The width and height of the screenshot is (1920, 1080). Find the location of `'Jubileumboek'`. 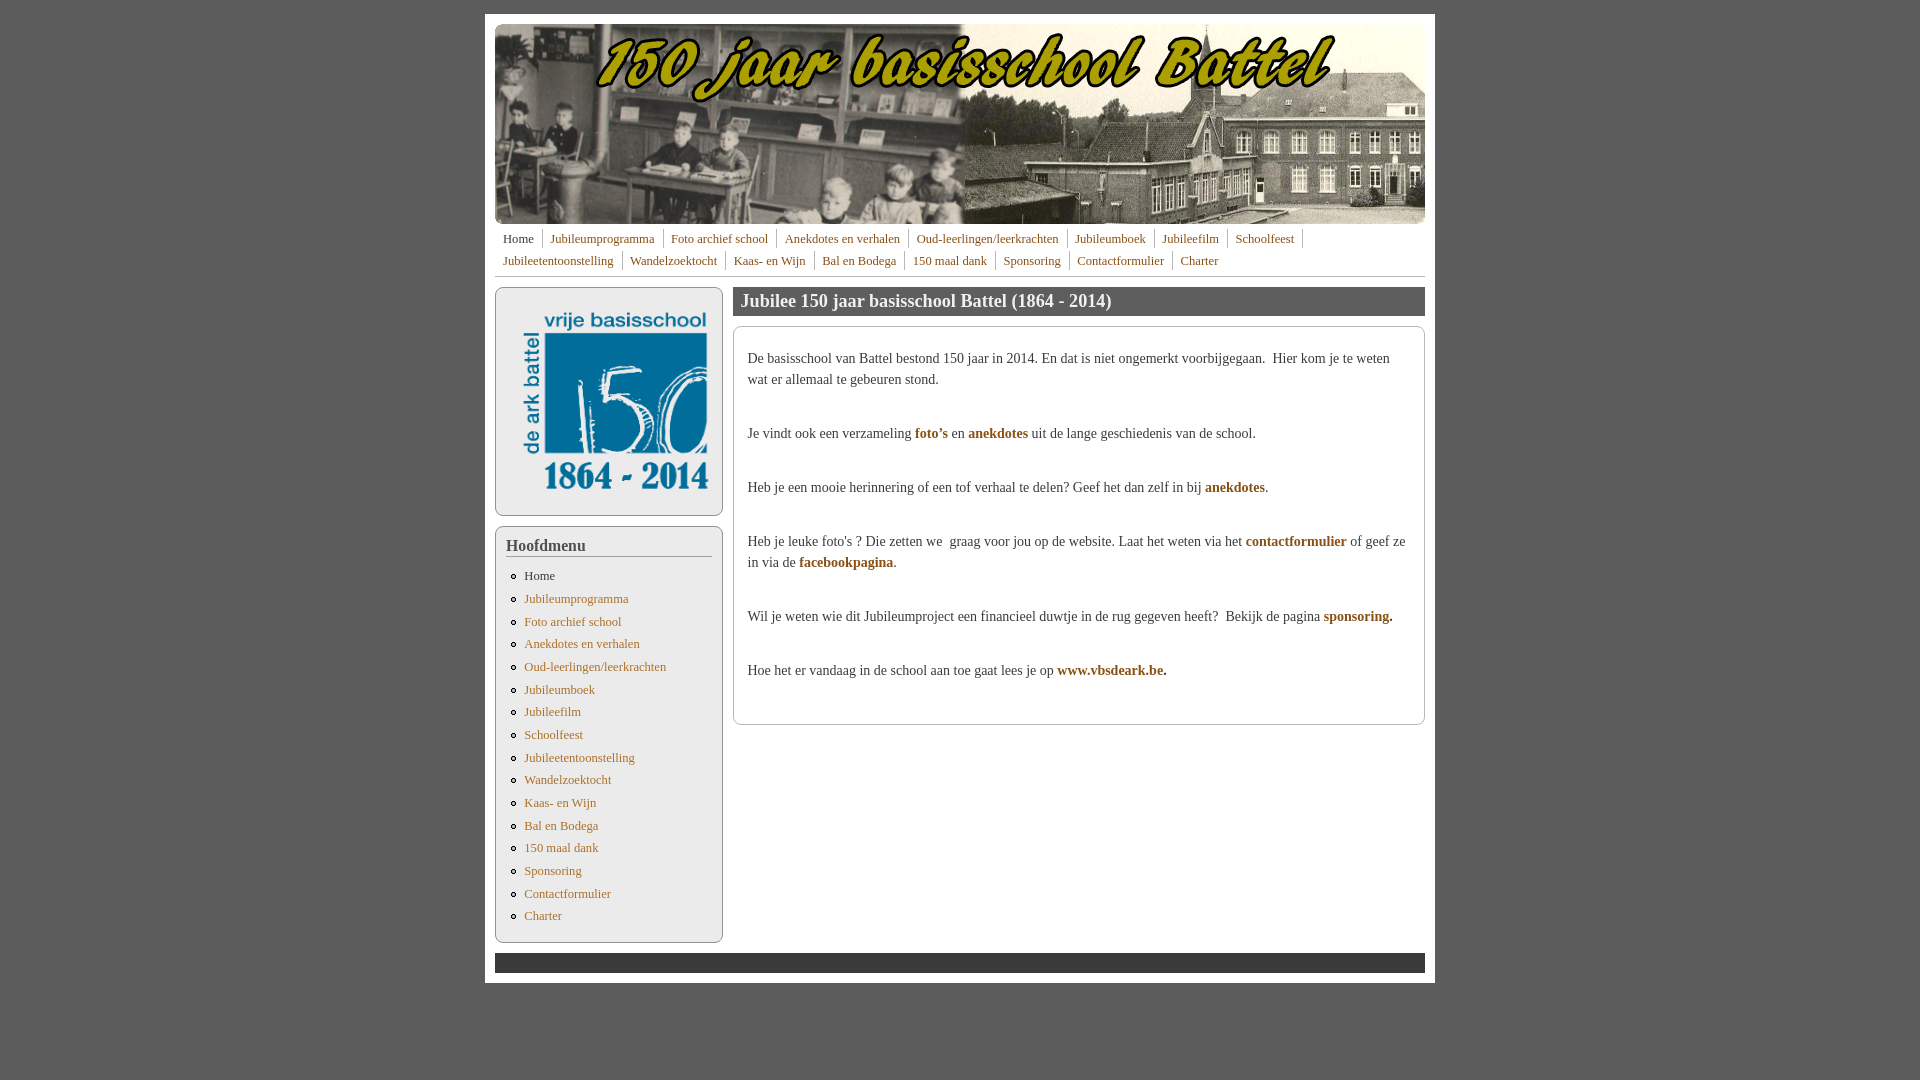

'Jubileumboek' is located at coordinates (1109, 238).